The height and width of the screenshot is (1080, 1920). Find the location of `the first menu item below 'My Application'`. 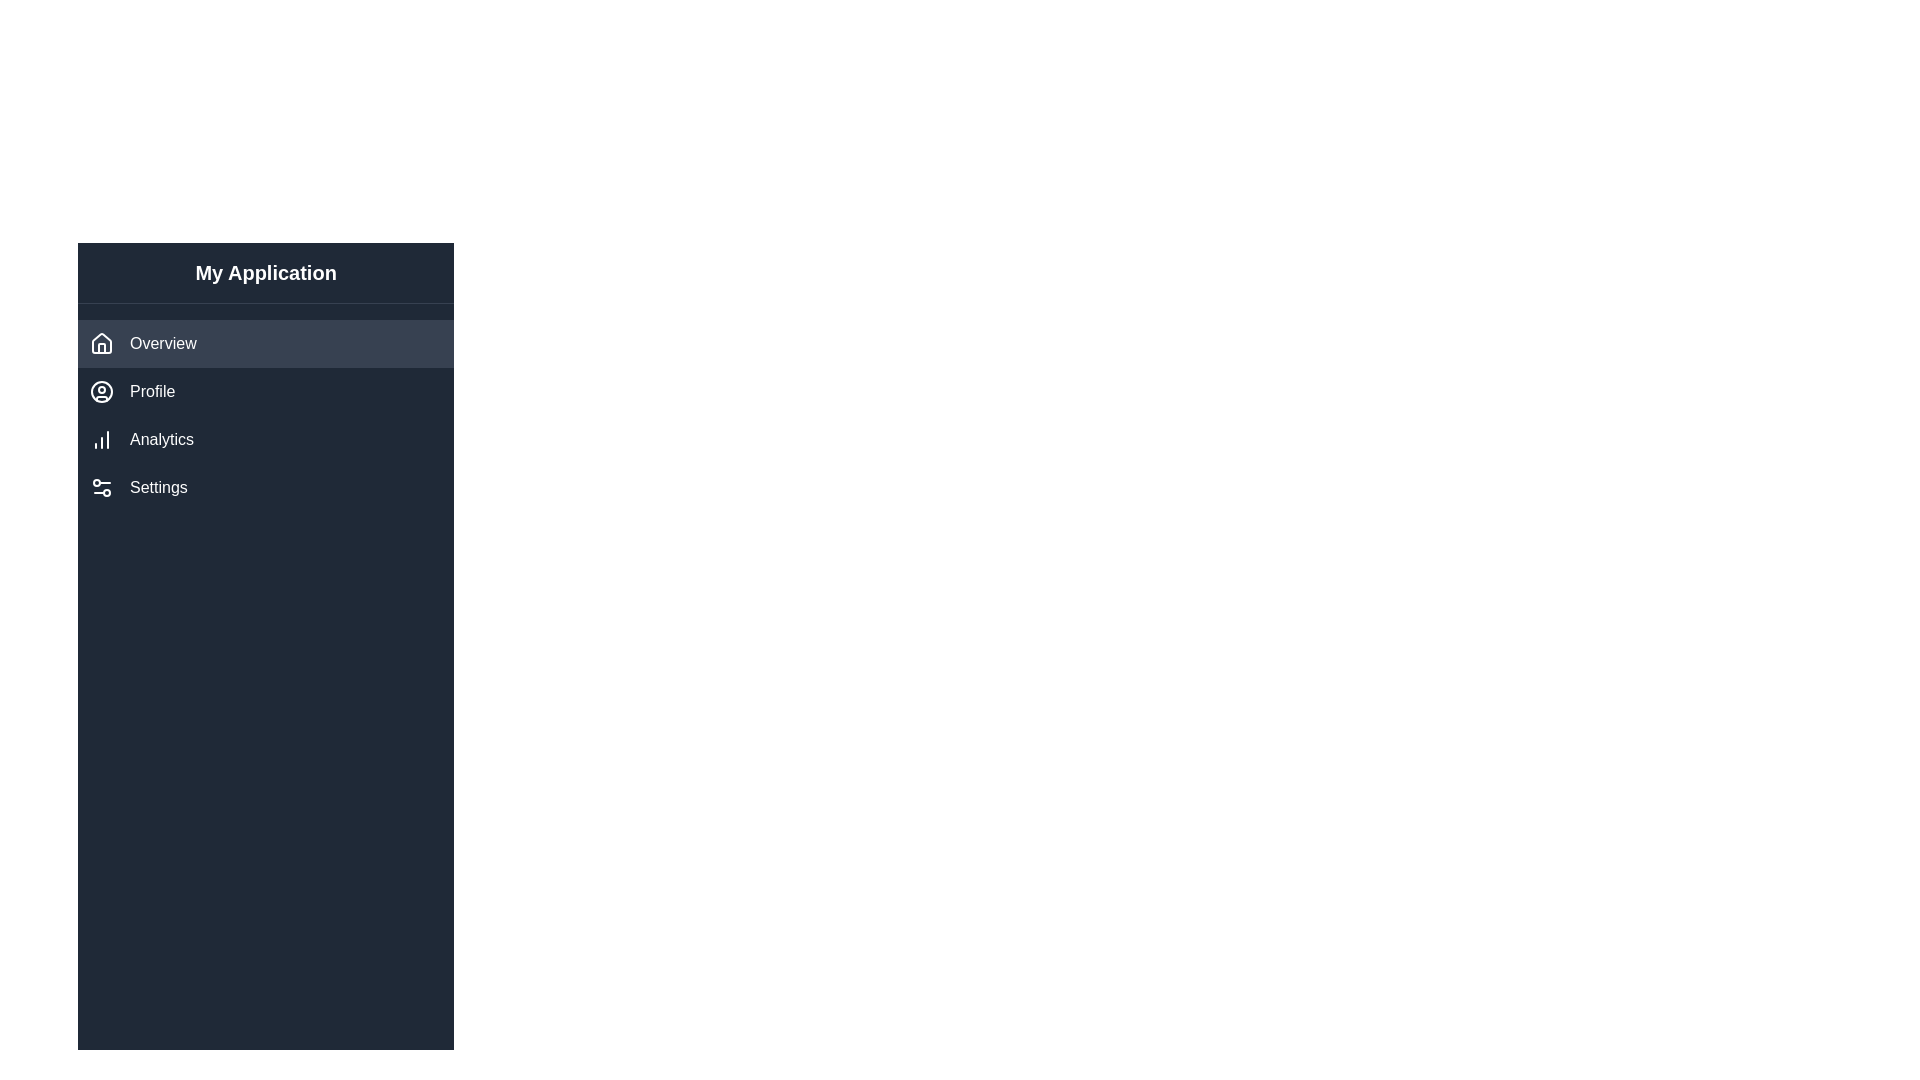

the first menu item below 'My Application' is located at coordinates (265, 342).